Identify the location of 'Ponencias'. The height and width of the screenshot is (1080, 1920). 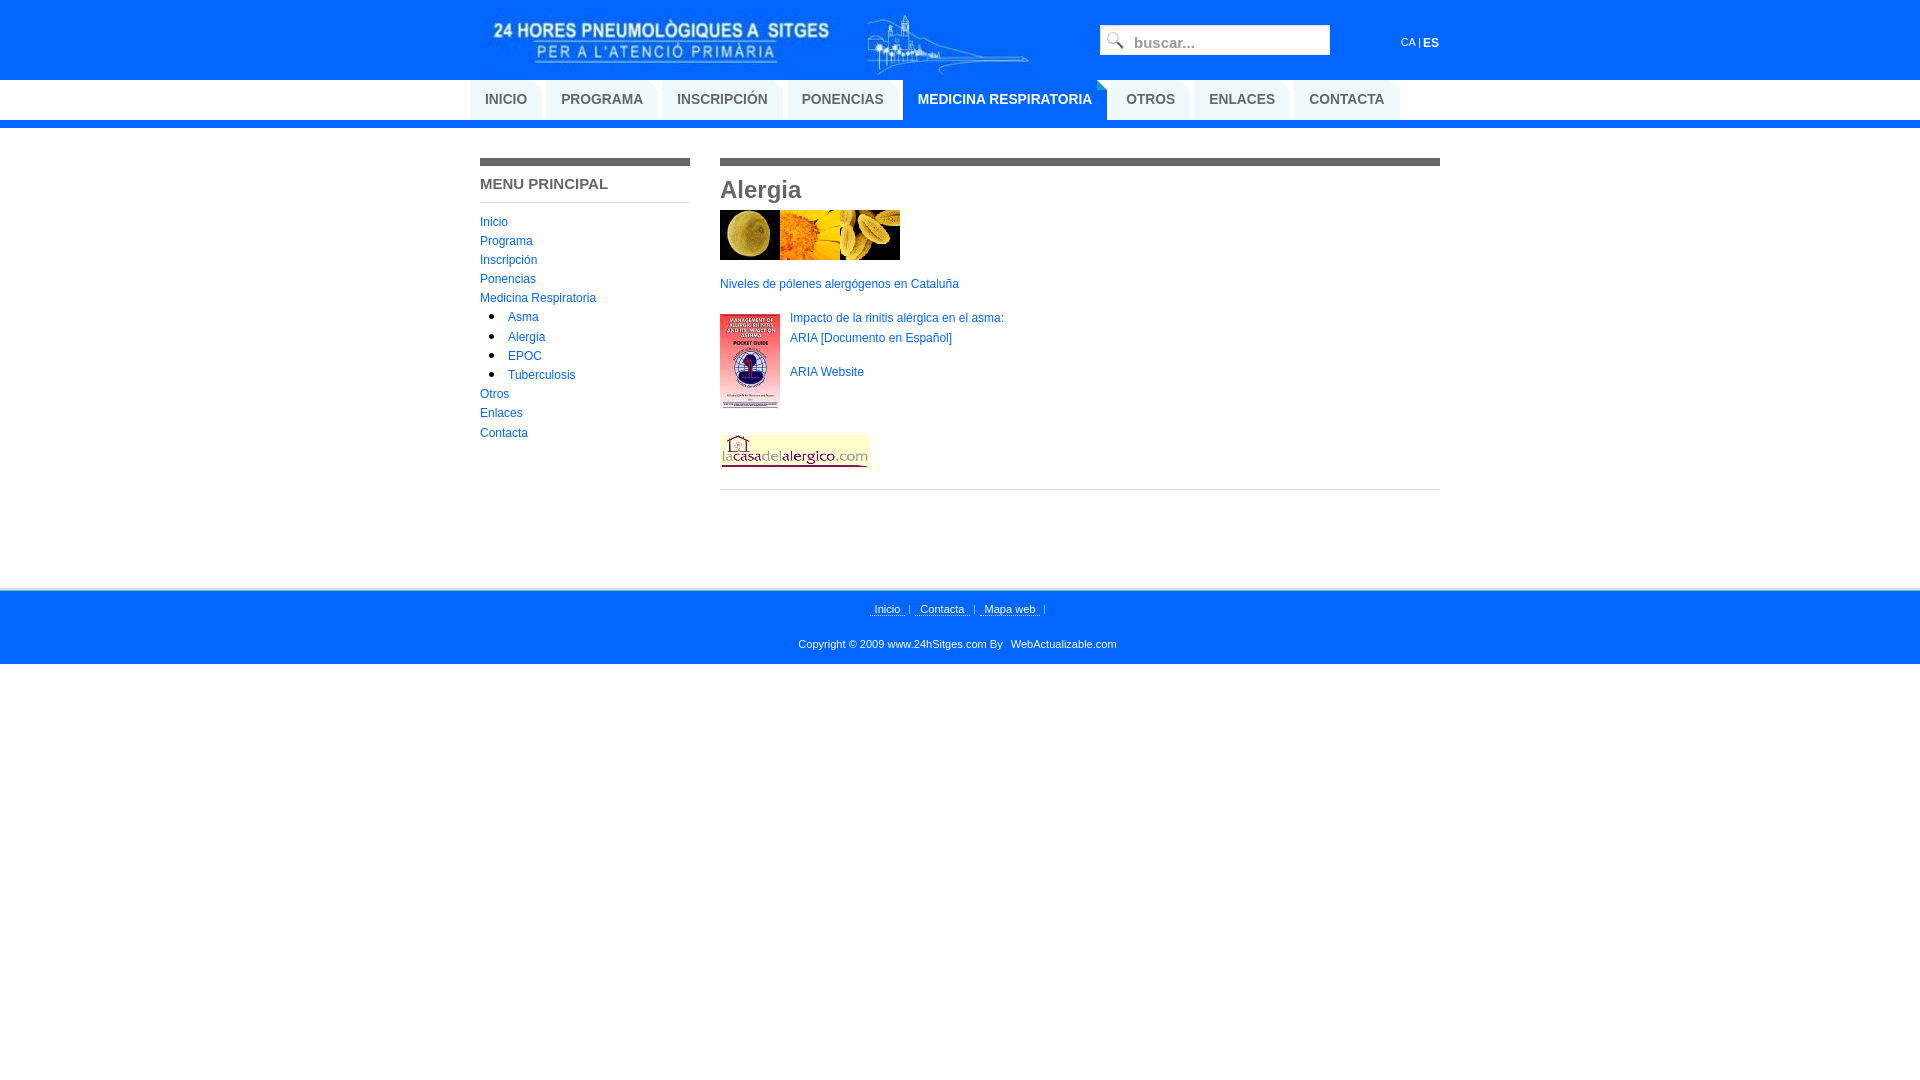
(508, 278).